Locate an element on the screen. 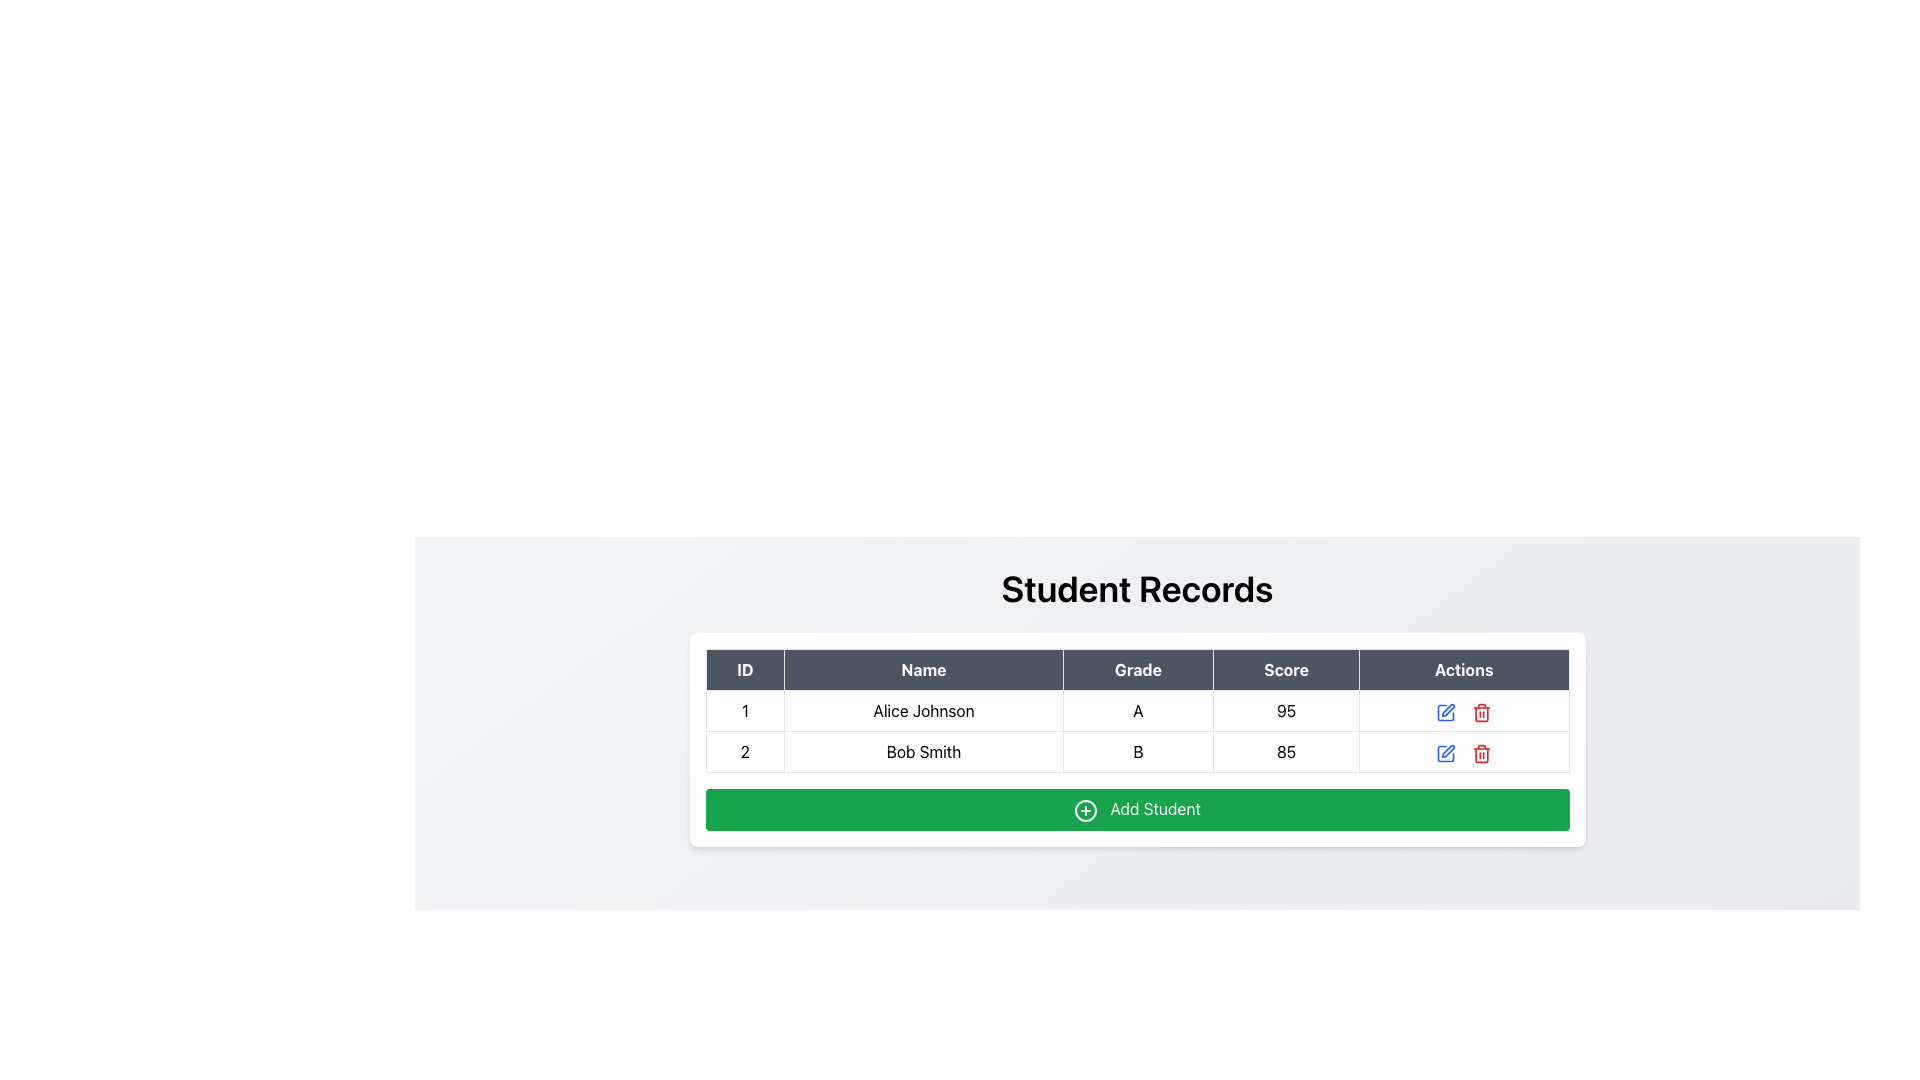 The height and width of the screenshot is (1080, 1920). the 'Name' Table Header Cell, which is the second cell from the left in the header row of the 'Student Records' table, located between 'ID' and 'Grade' is located at coordinates (922, 670).